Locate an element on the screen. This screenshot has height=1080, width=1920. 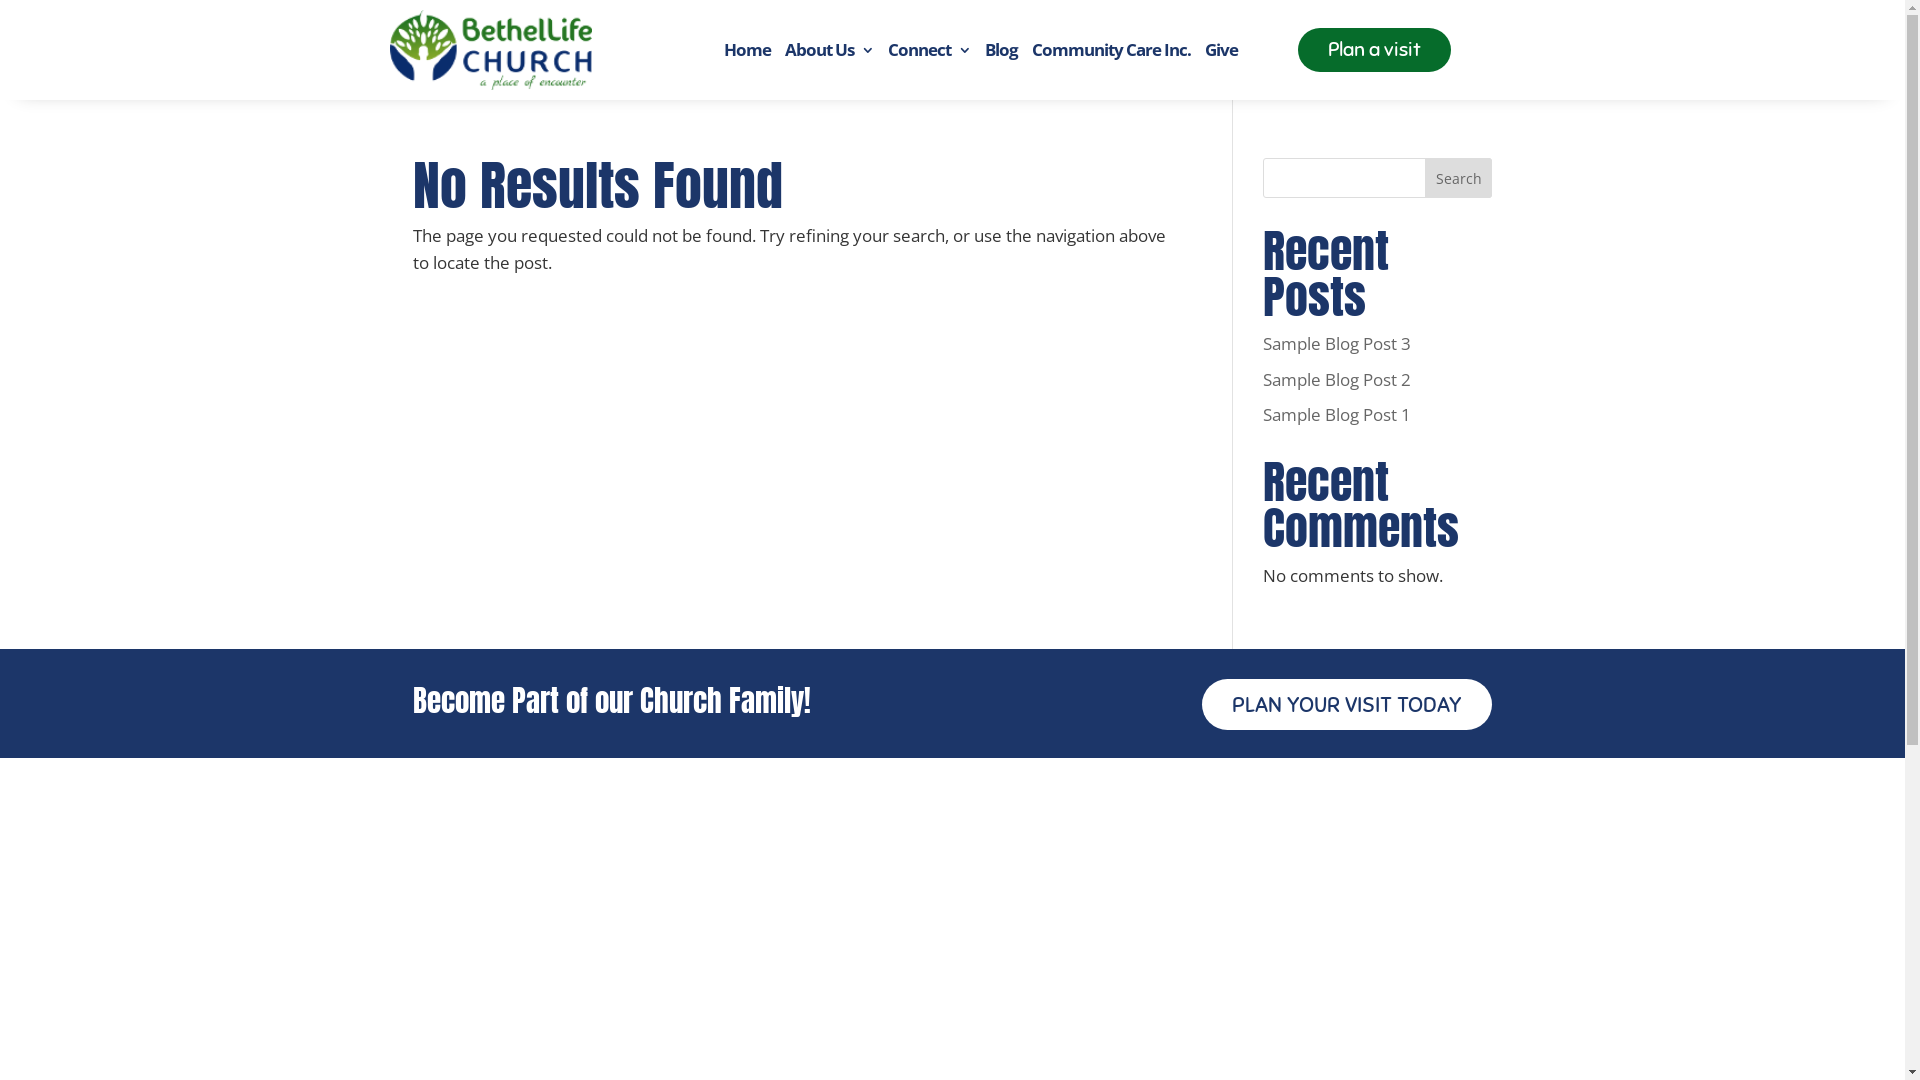
'Blog' is located at coordinates (1001, 49).